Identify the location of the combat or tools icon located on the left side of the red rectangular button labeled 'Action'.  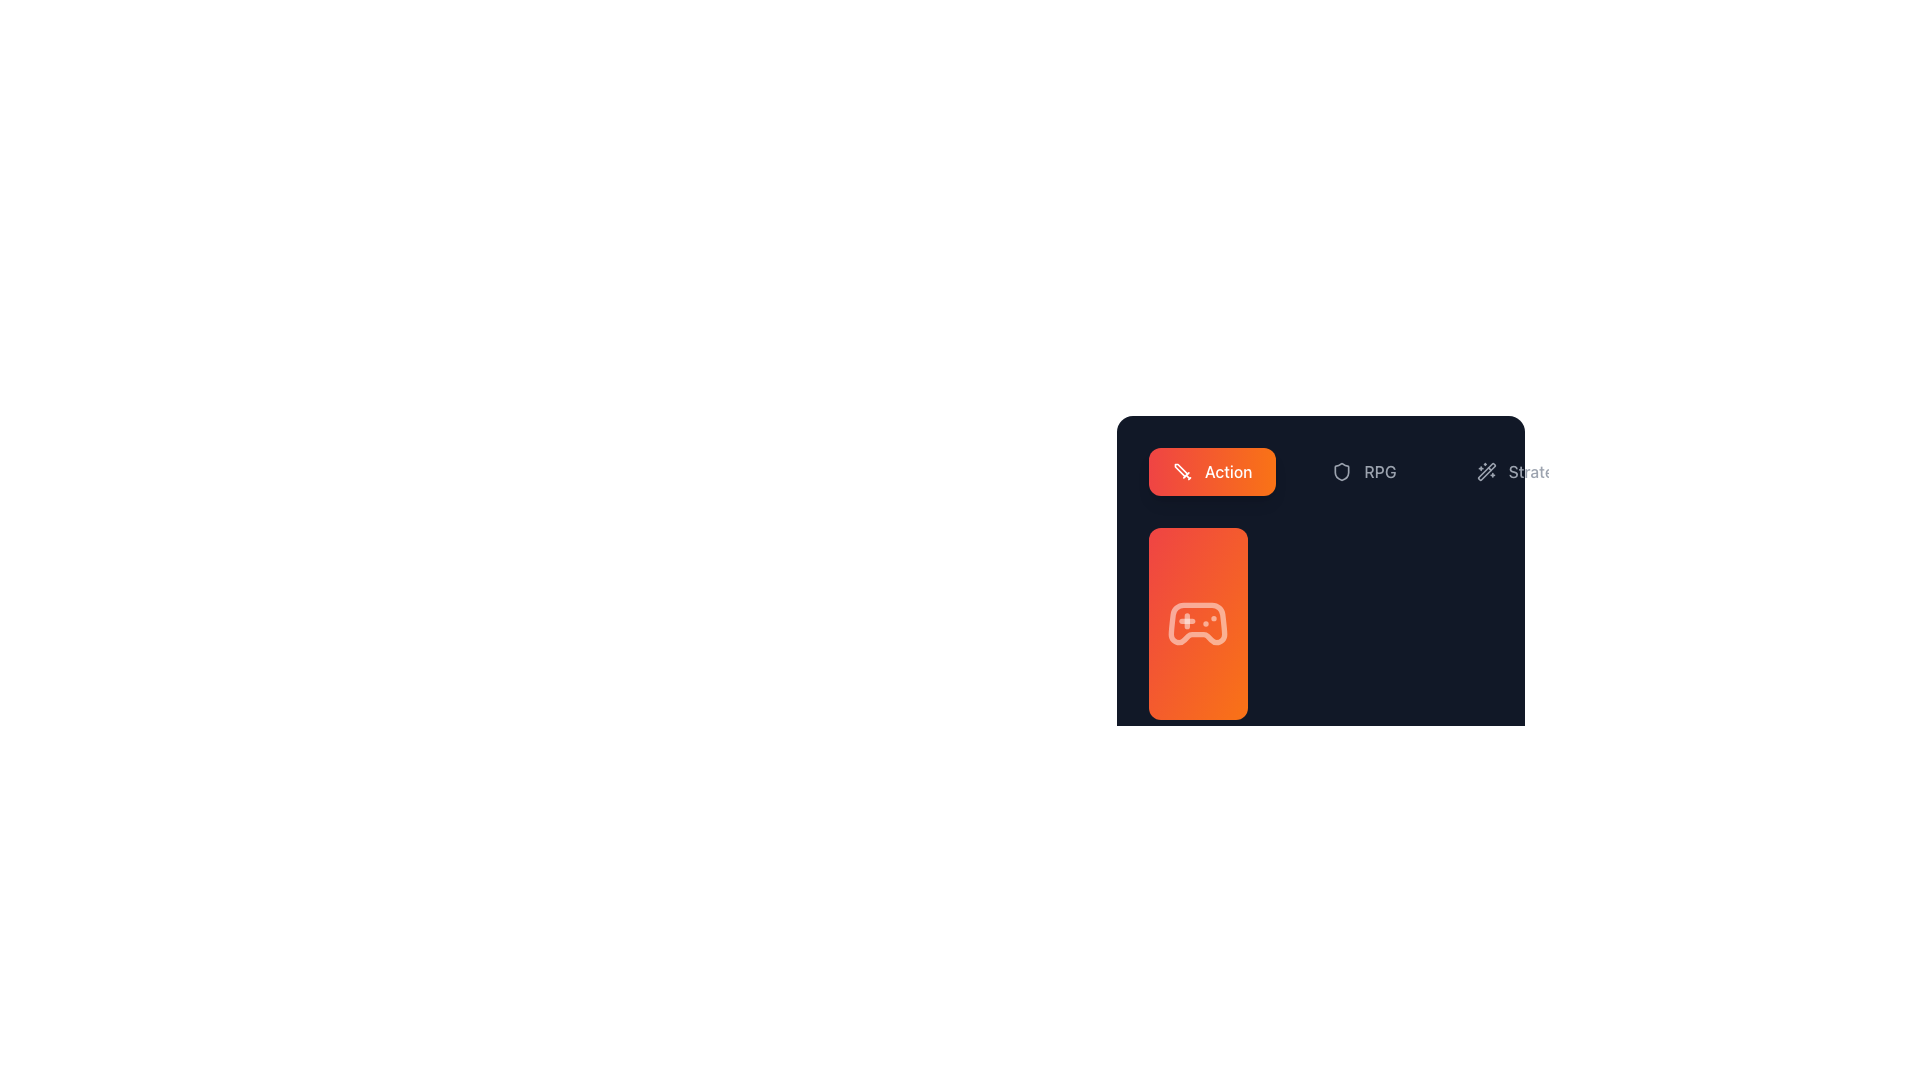
(1182, 471).